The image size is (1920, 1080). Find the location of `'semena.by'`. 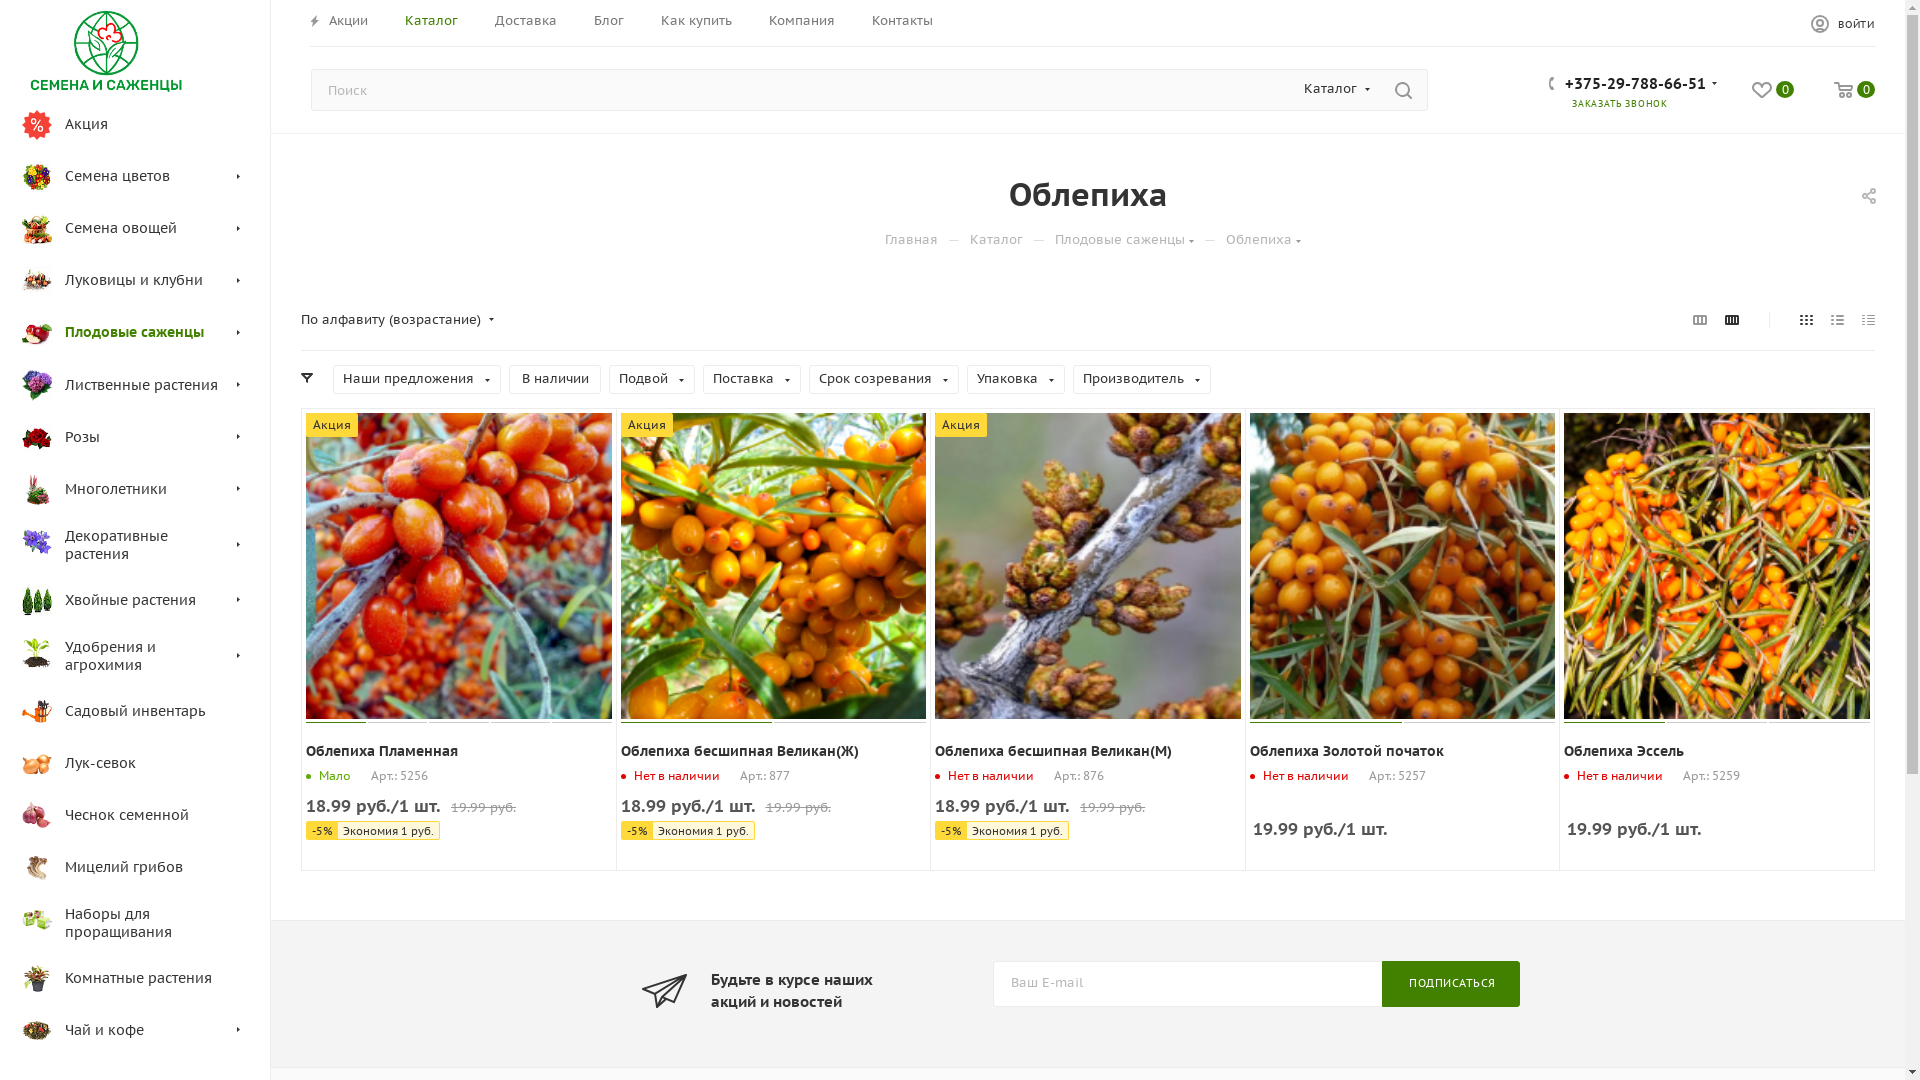

'semena.by' is located at coordinates (105, 49).